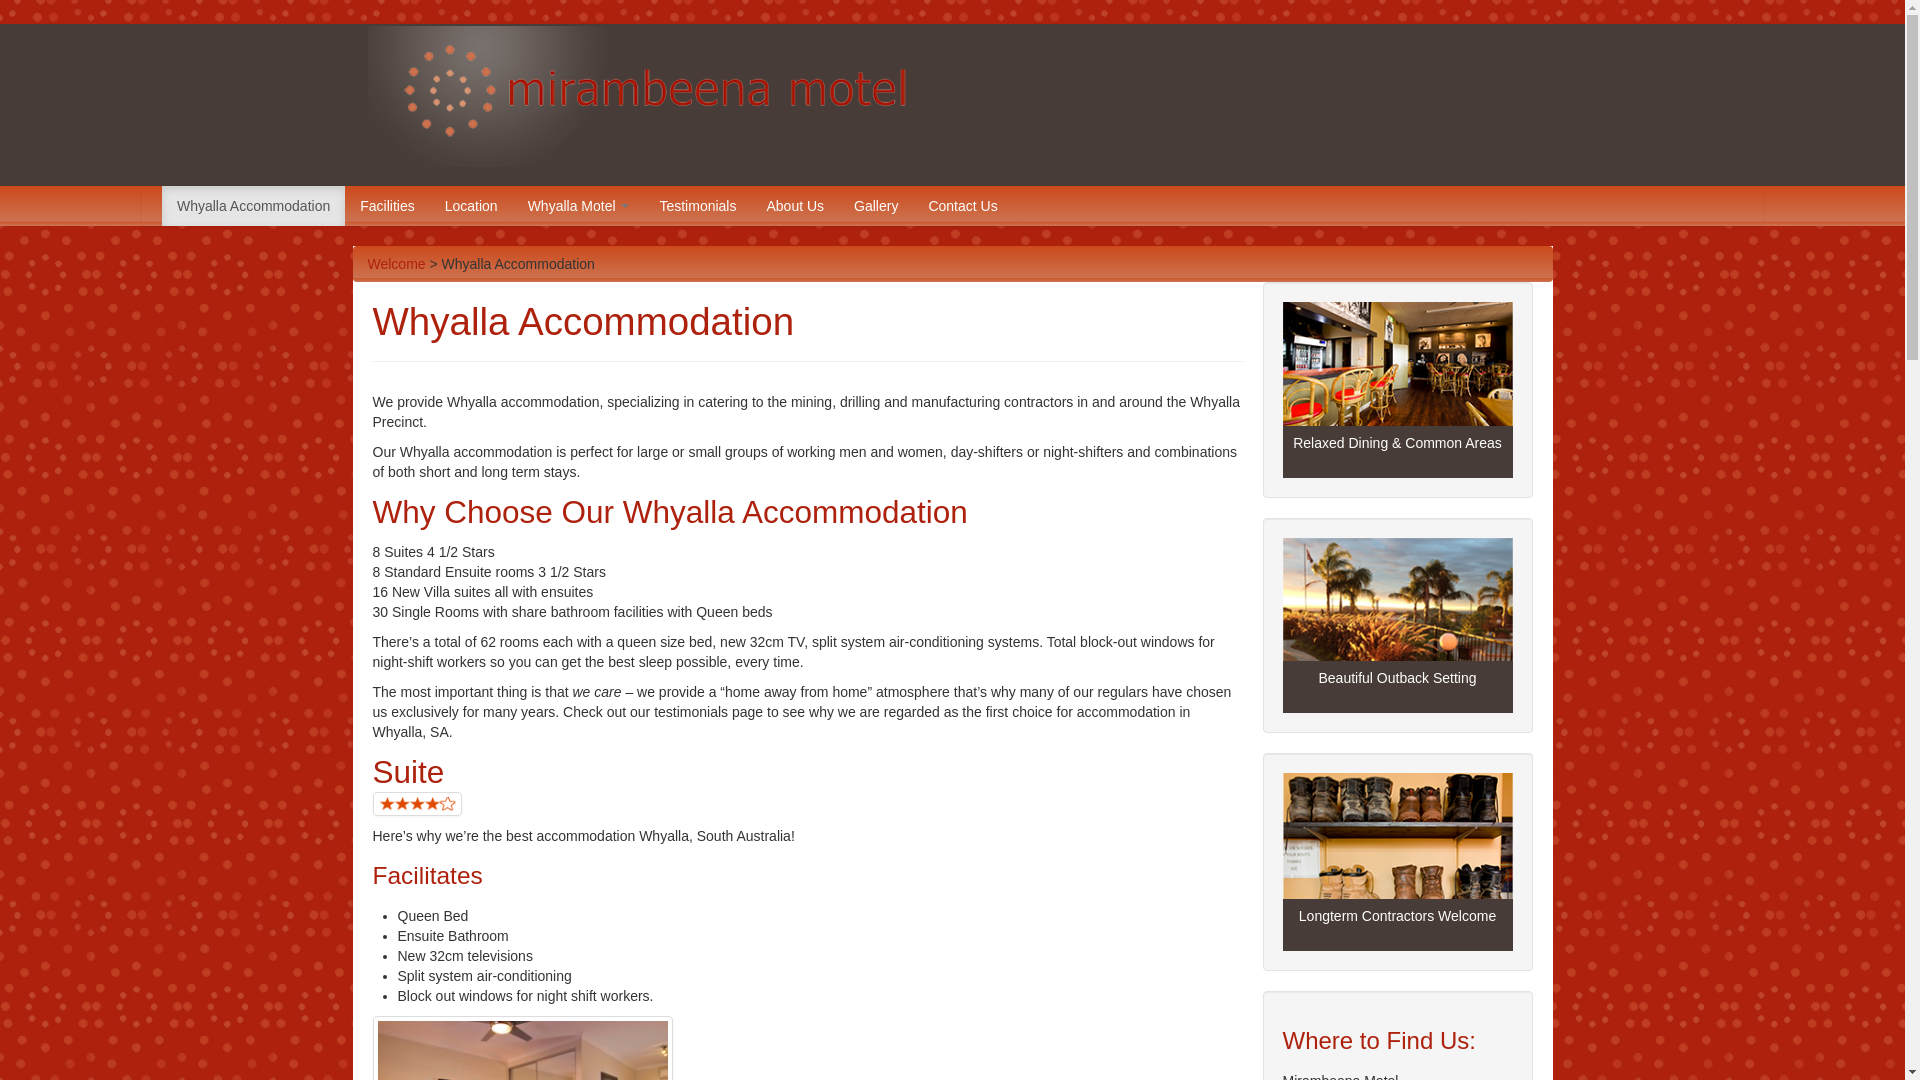  I want to click on 'Contact Us', so click(962, 205).